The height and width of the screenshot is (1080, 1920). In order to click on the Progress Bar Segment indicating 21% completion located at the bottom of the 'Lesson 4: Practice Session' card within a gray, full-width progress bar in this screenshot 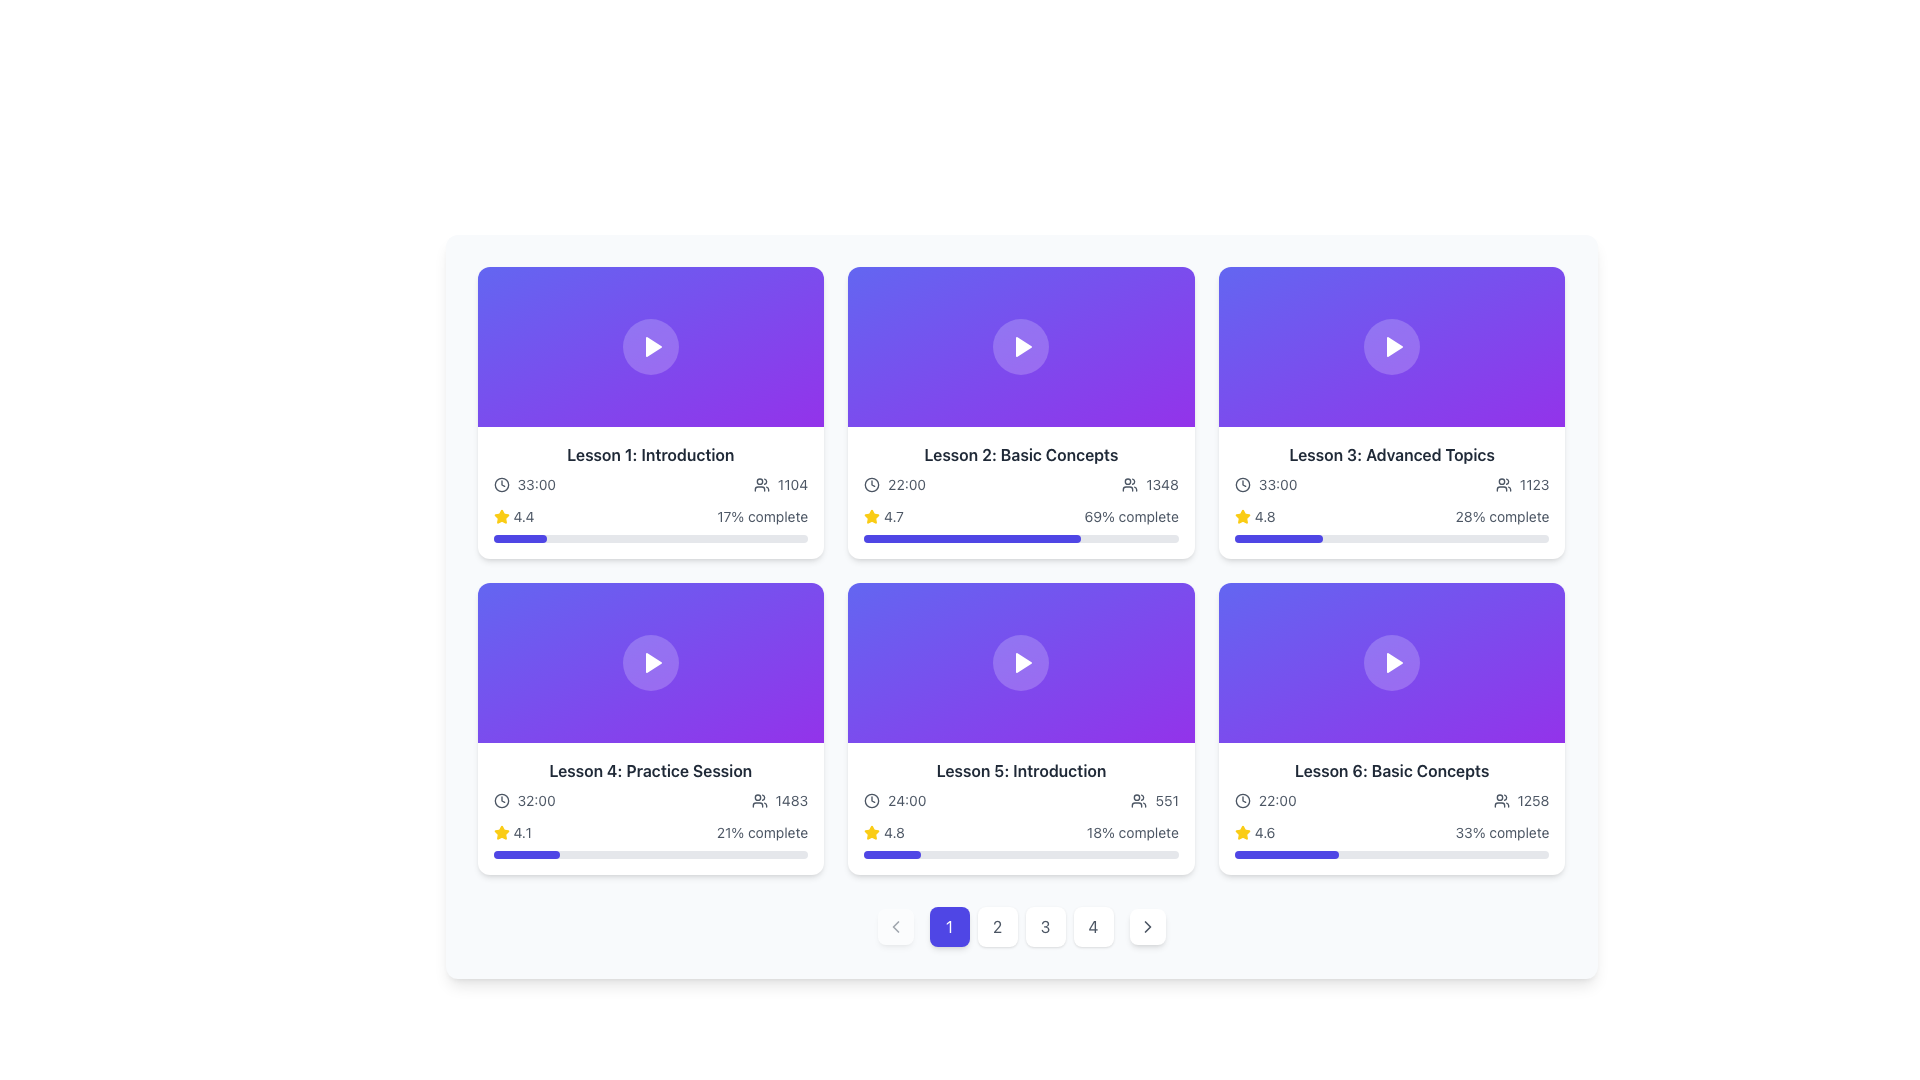, I will do `click(526, 855)`.